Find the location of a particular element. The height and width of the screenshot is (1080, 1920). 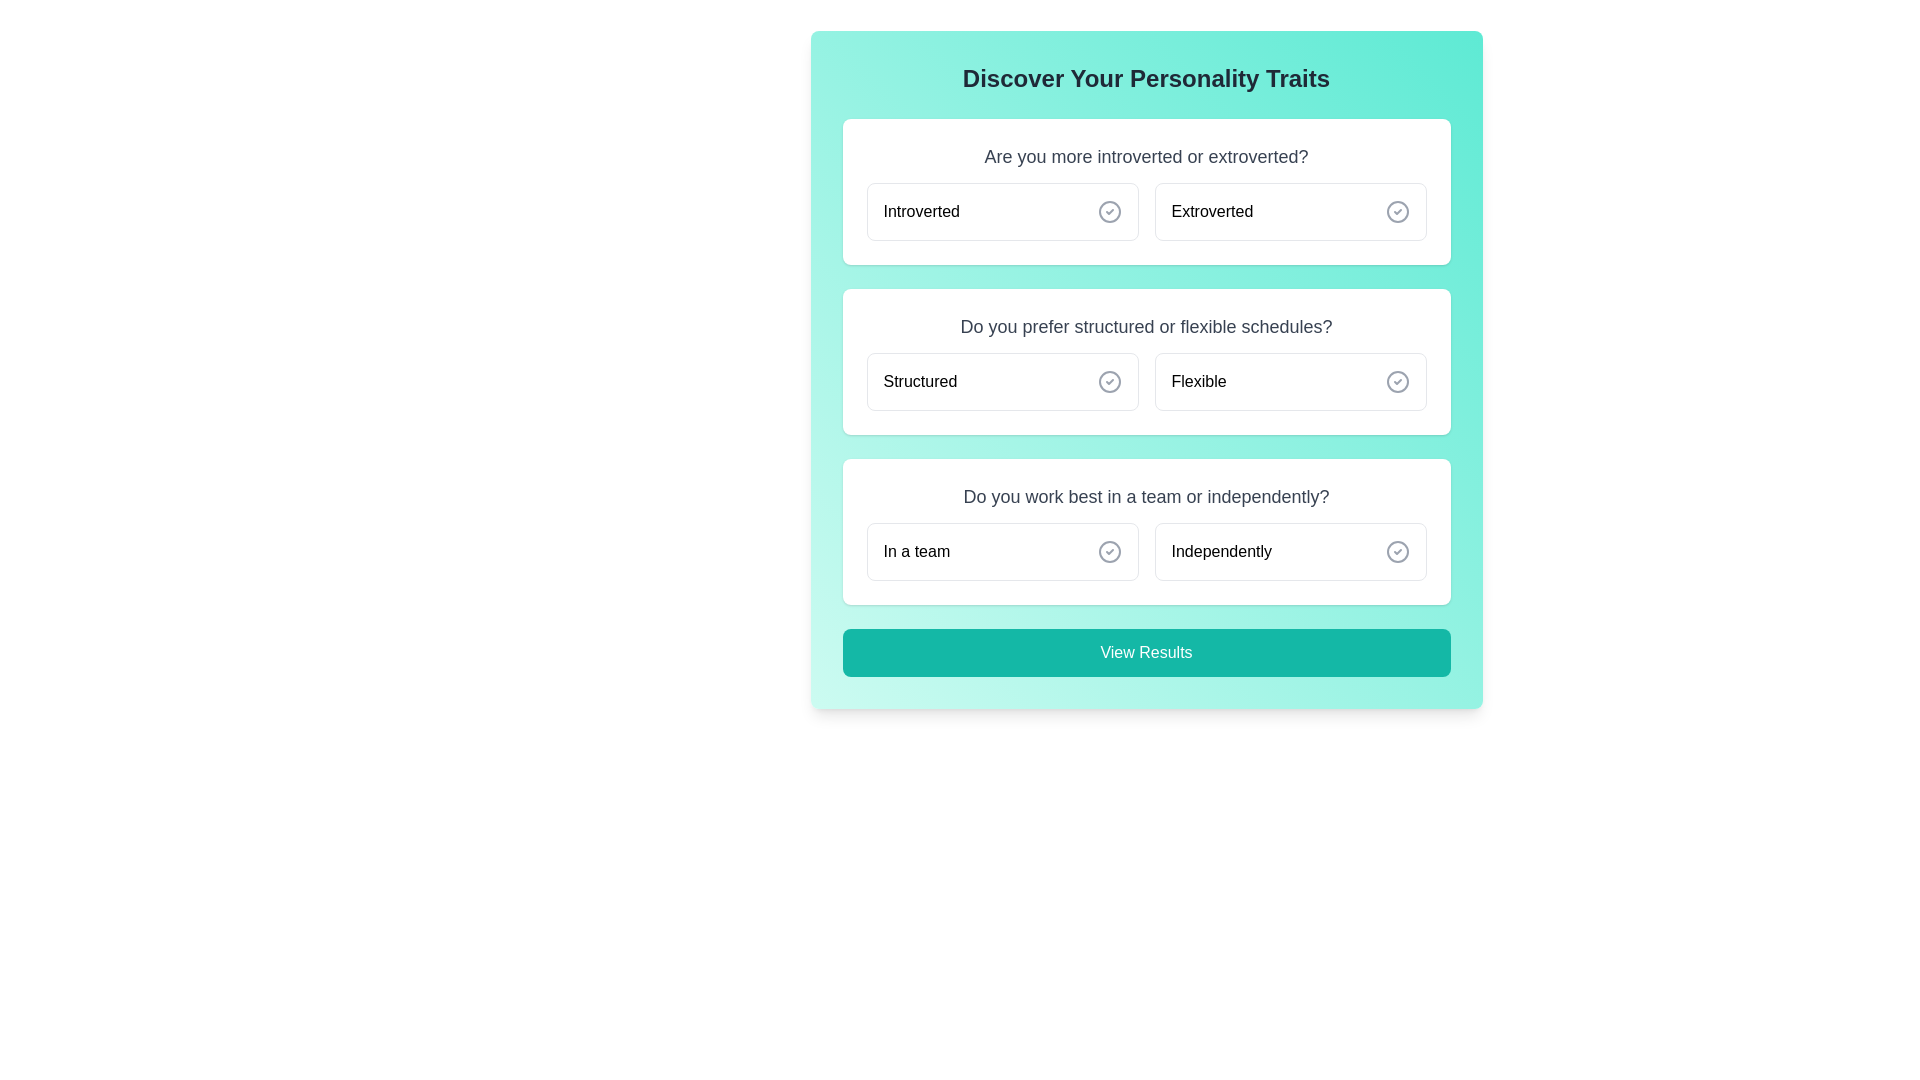

the 'Introverted' button or selectable option card located is located at coordinates (1002, 212).